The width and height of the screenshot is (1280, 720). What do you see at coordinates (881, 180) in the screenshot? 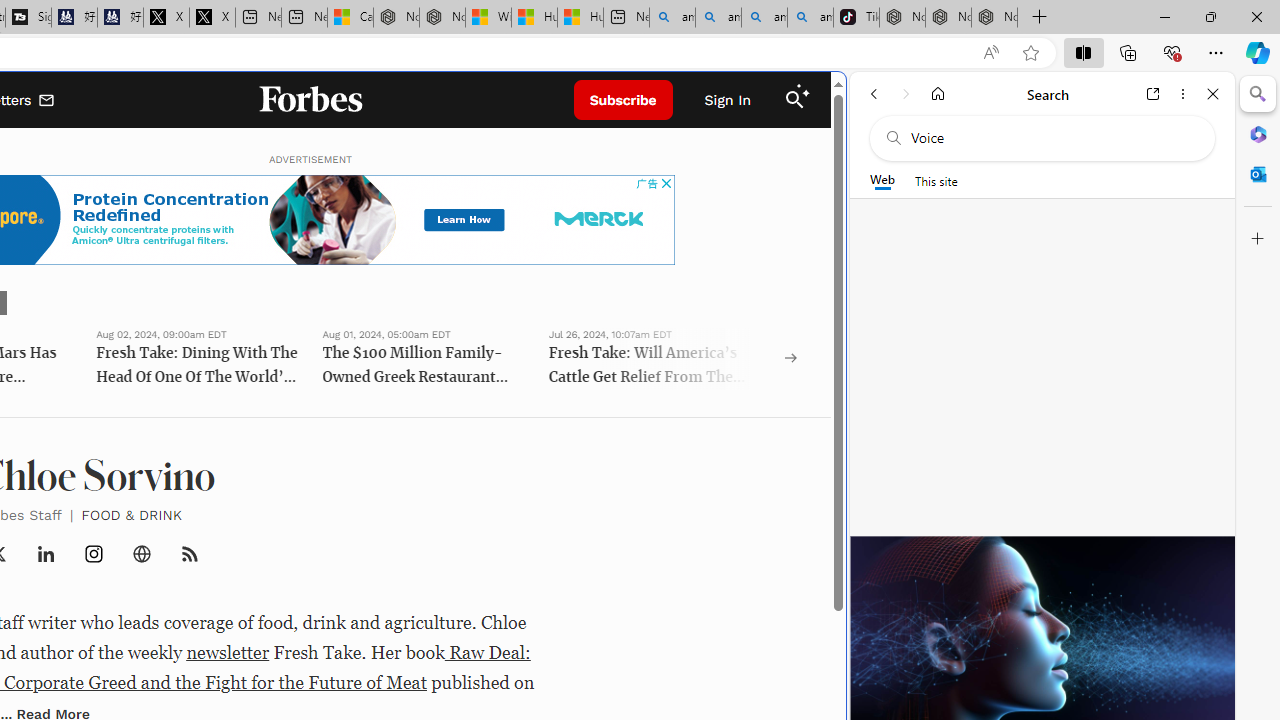
I see `'Web scope'` at bounding box center [881, 180].